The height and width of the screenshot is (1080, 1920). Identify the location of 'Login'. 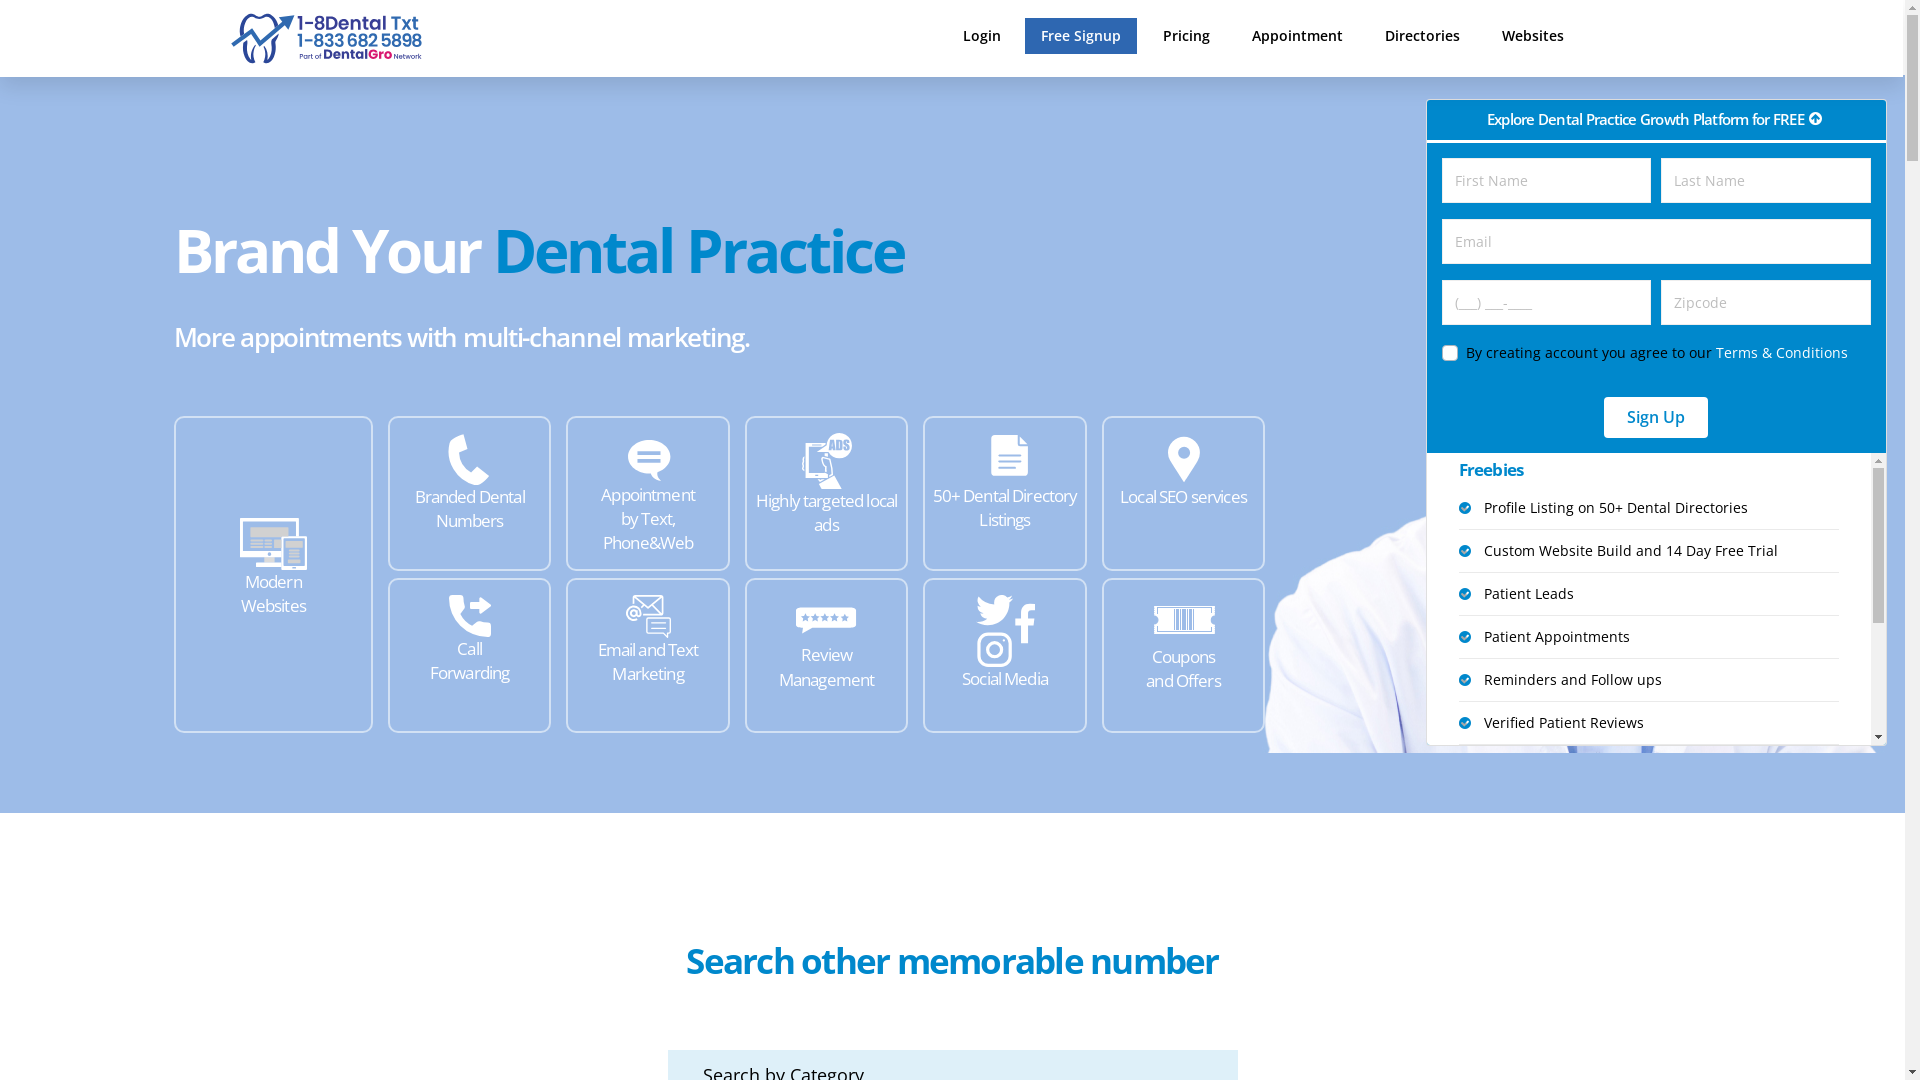
(982, 35).